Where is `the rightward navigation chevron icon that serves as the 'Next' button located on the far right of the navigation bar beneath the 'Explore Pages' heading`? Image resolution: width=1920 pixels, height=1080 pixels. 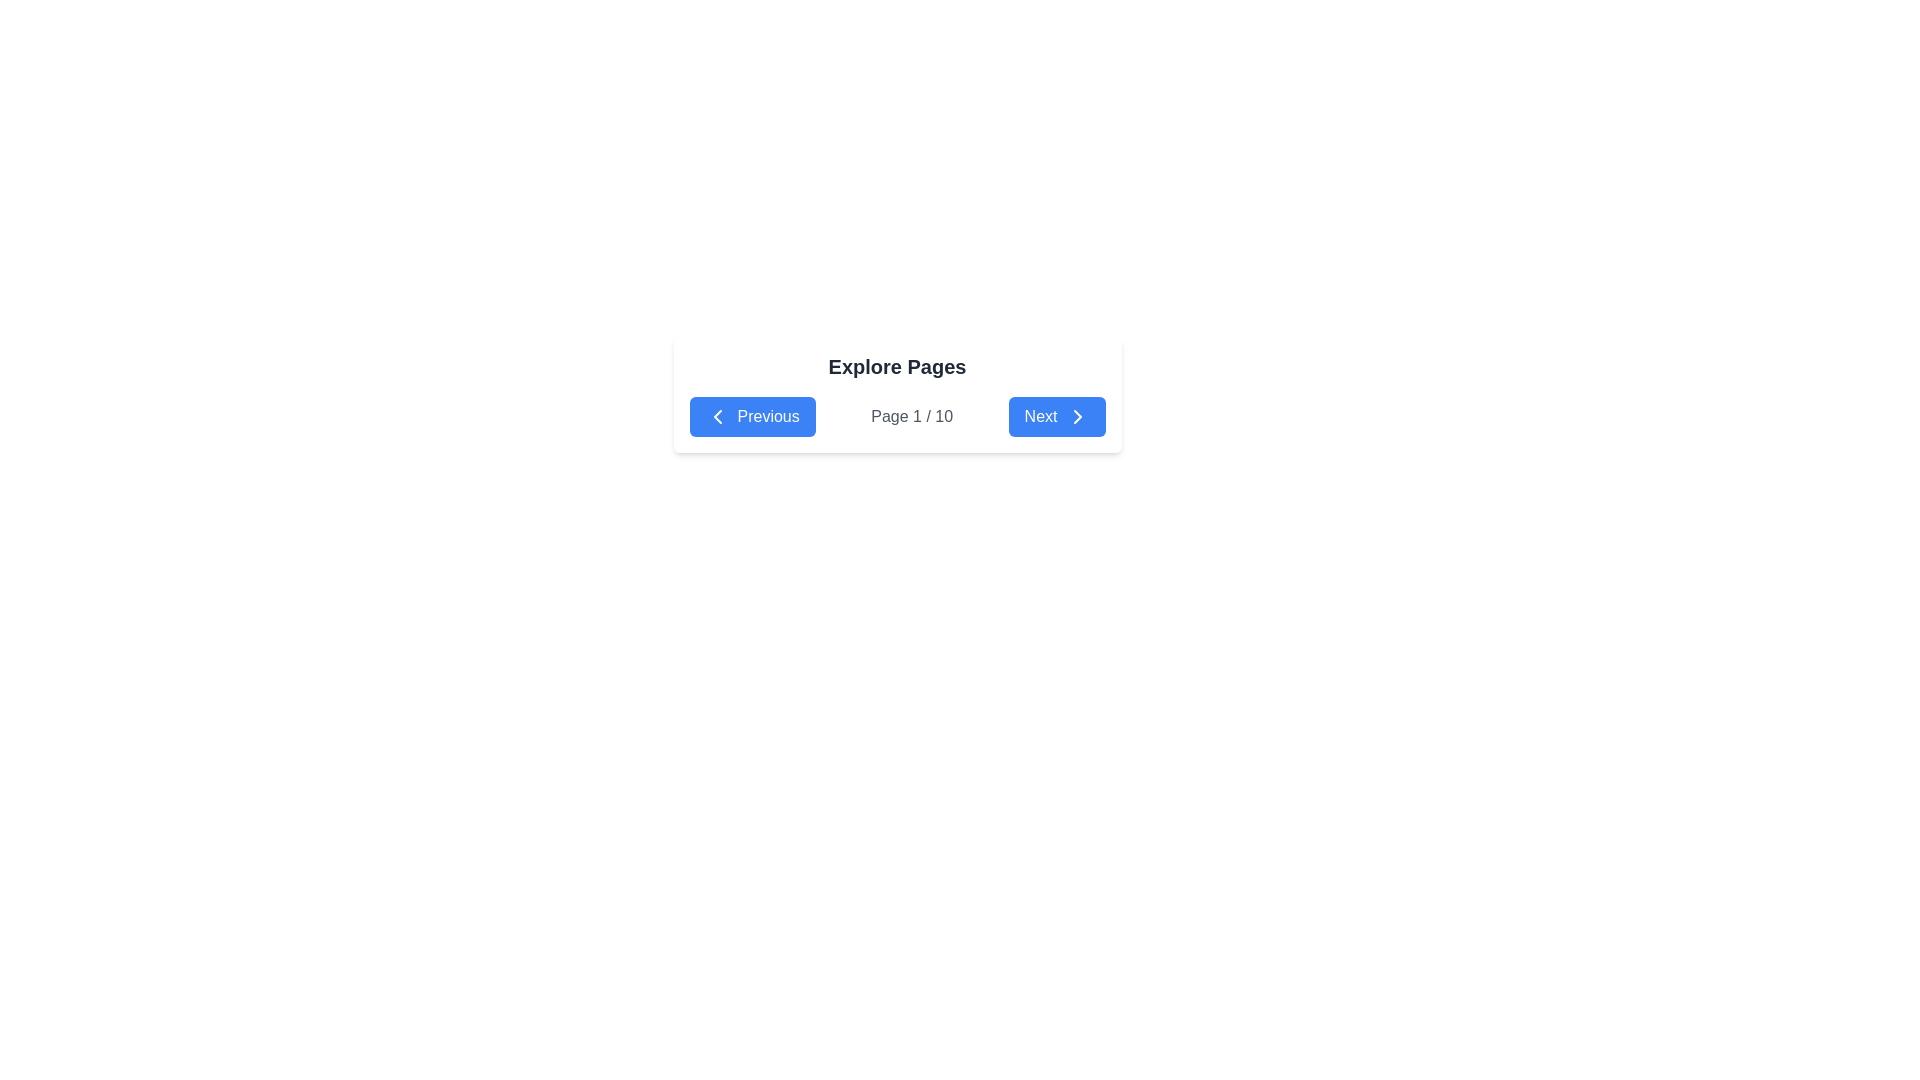 the rightward navigation chevron icon that serves as the 'Next' button located on the far right of the navigation bar beneath the 'Explore Pages' heading is located at coordinates (1076, 415).